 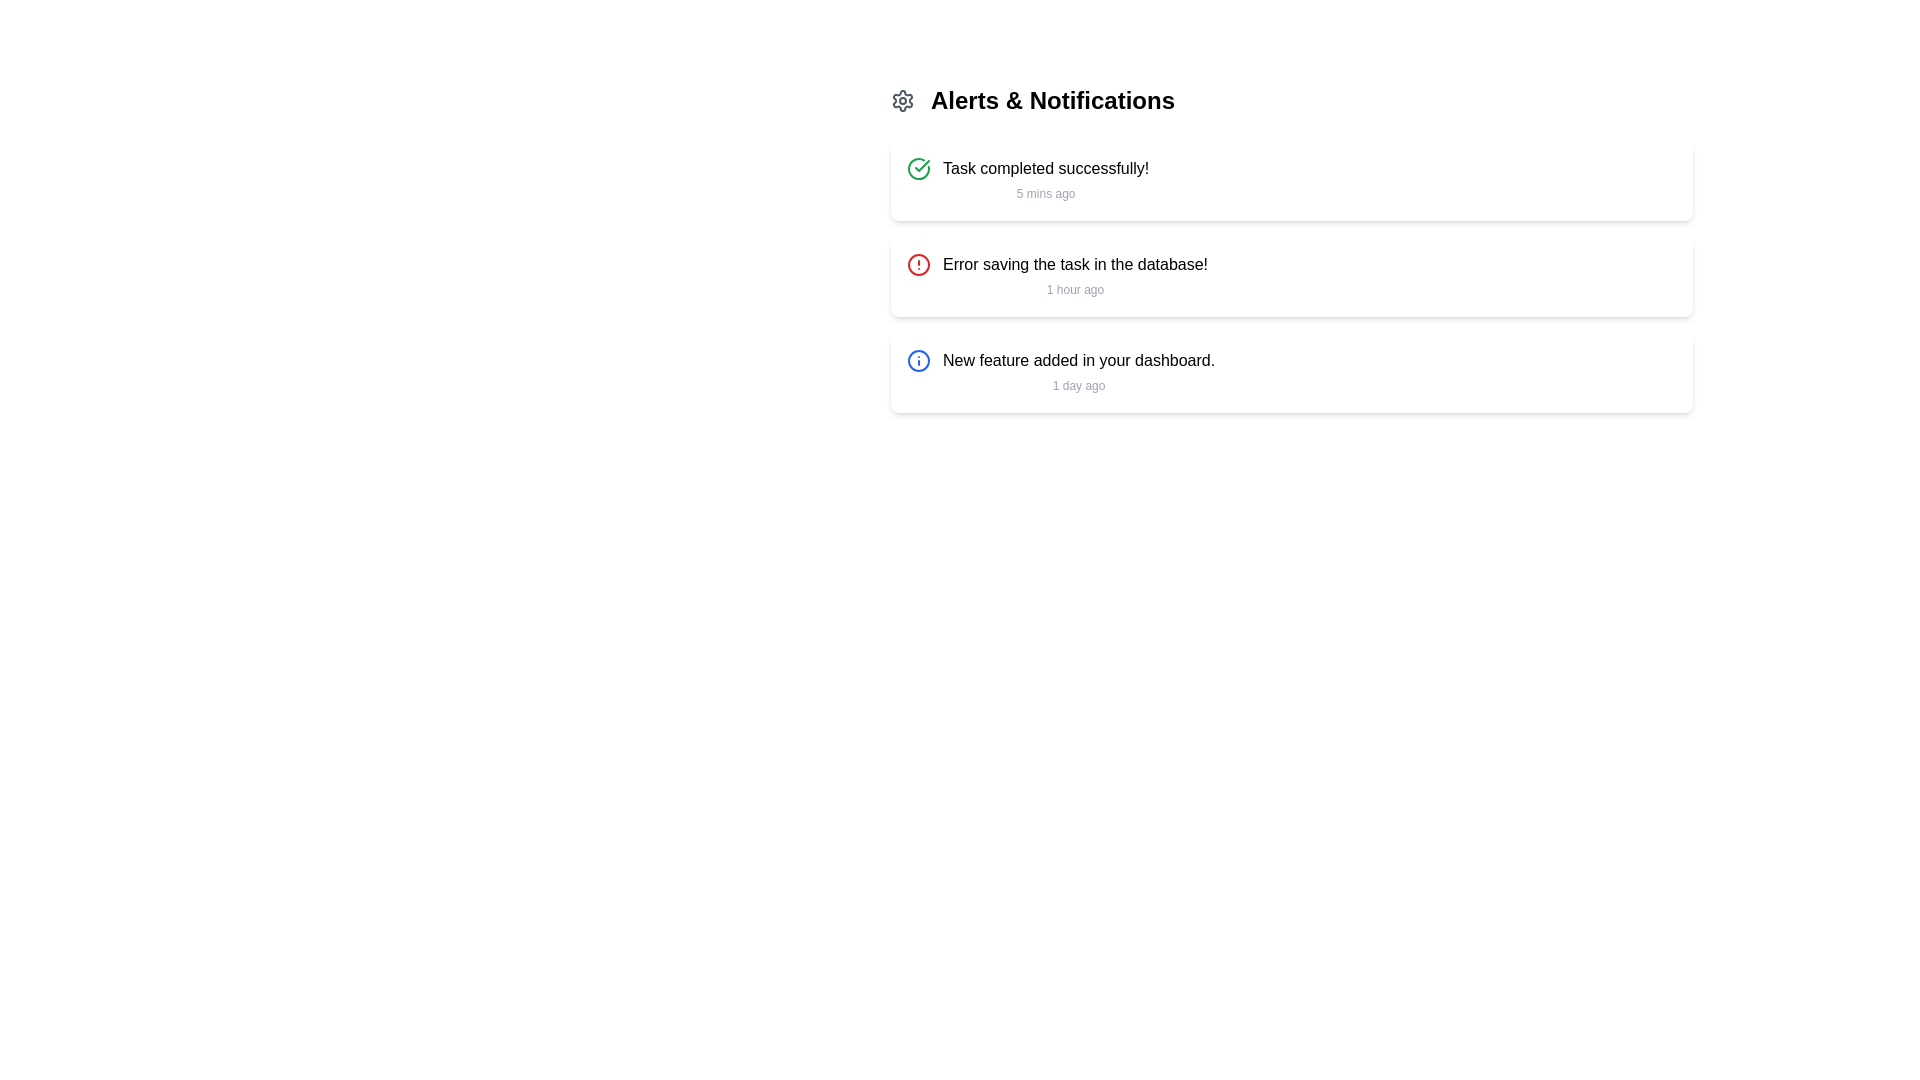 I want to click on the success notification text display component located below the 'Alerts & Notifications' heading, which features a green checkmark icon on the left, so click(x=1045, y=181).